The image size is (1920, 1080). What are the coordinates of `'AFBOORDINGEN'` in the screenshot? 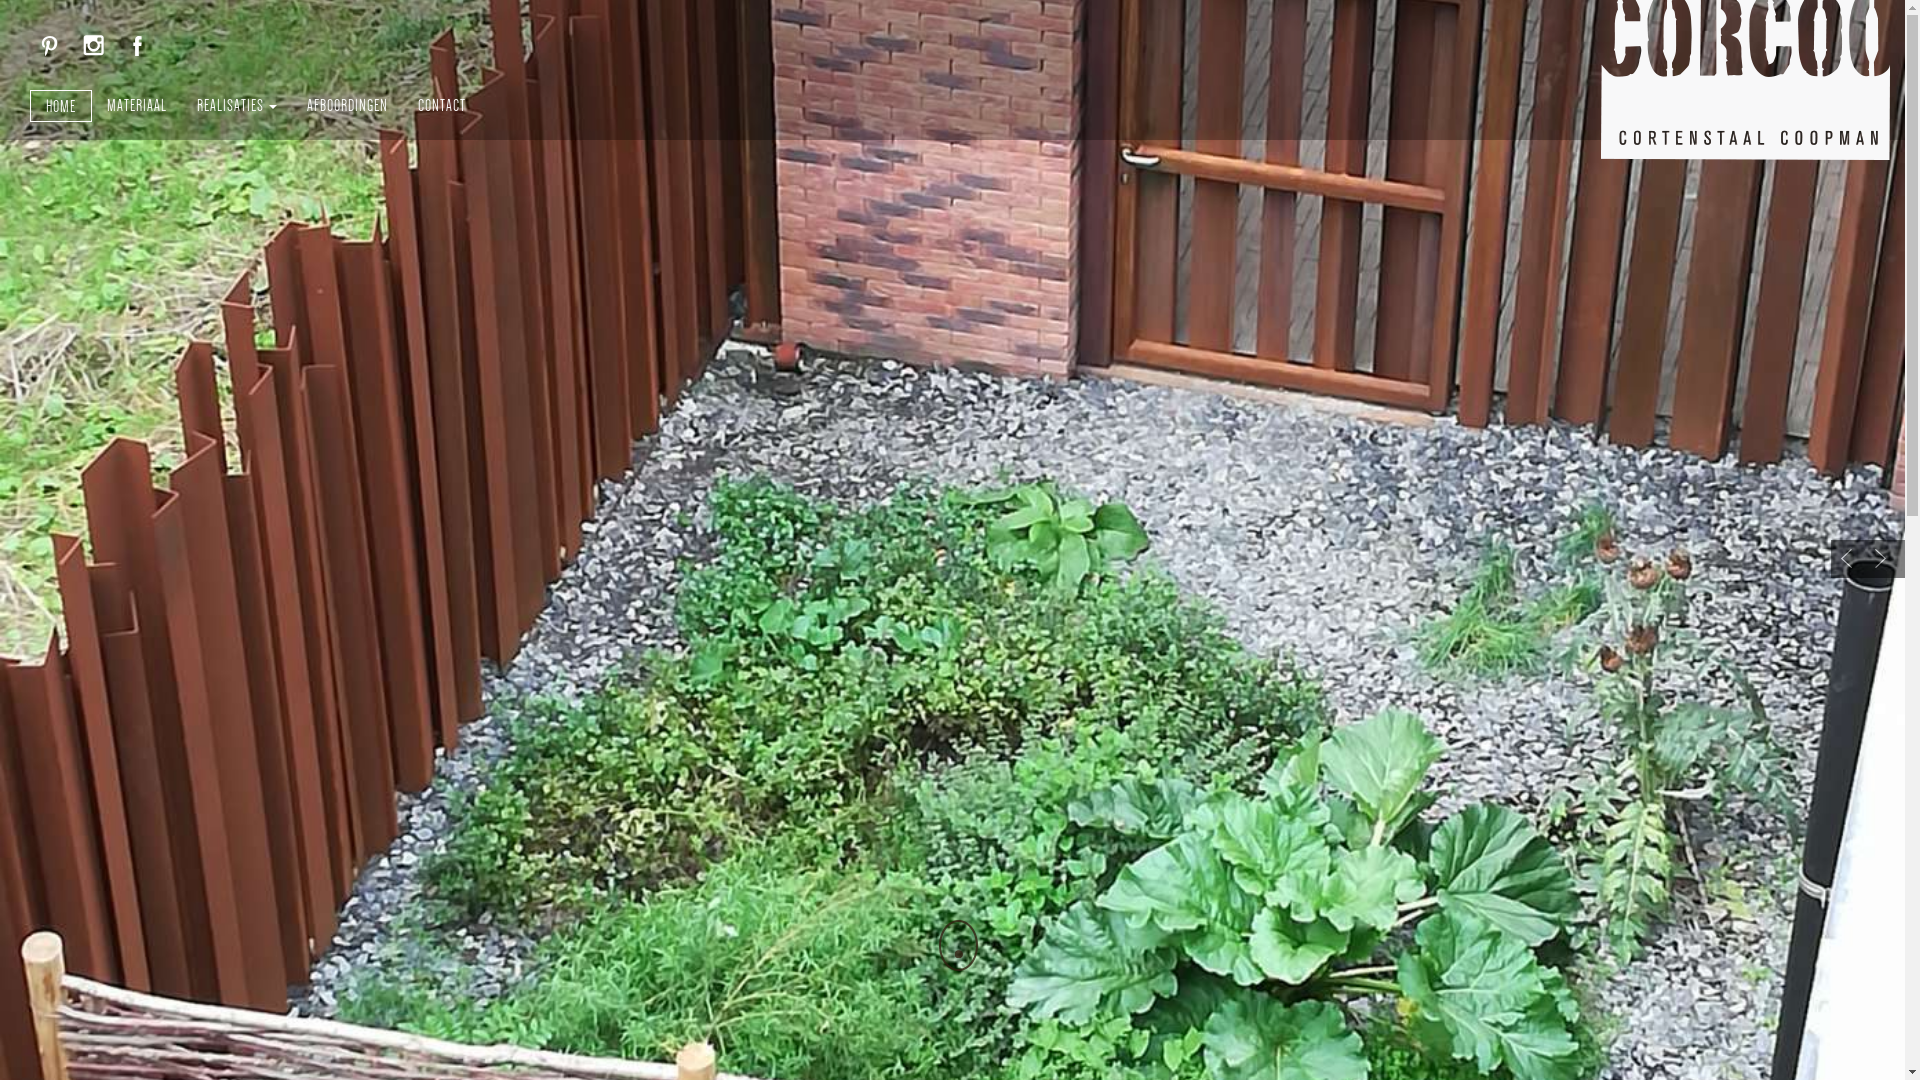 It's located at (347, 104).